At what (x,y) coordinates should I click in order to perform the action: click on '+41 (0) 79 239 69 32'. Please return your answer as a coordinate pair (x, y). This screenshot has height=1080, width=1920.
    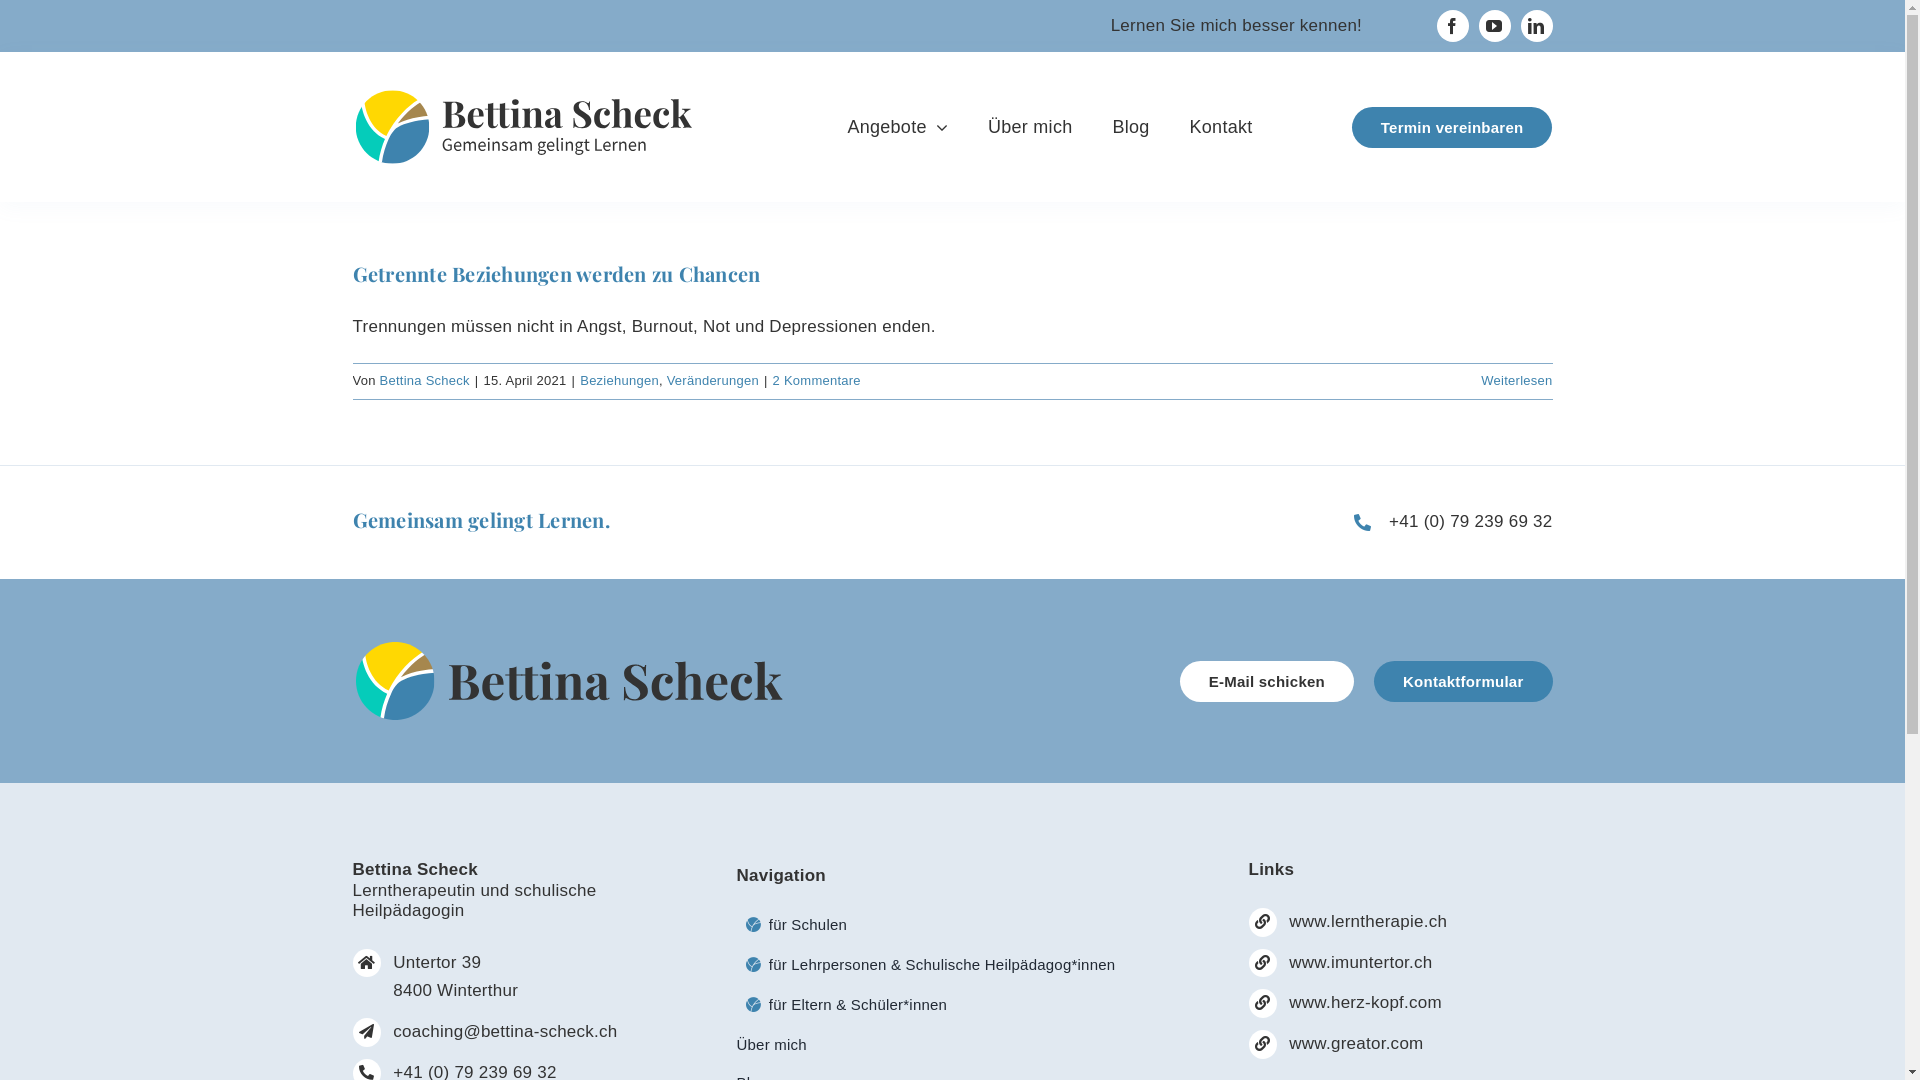
    Looking at the image, I should click on (1470, 520).